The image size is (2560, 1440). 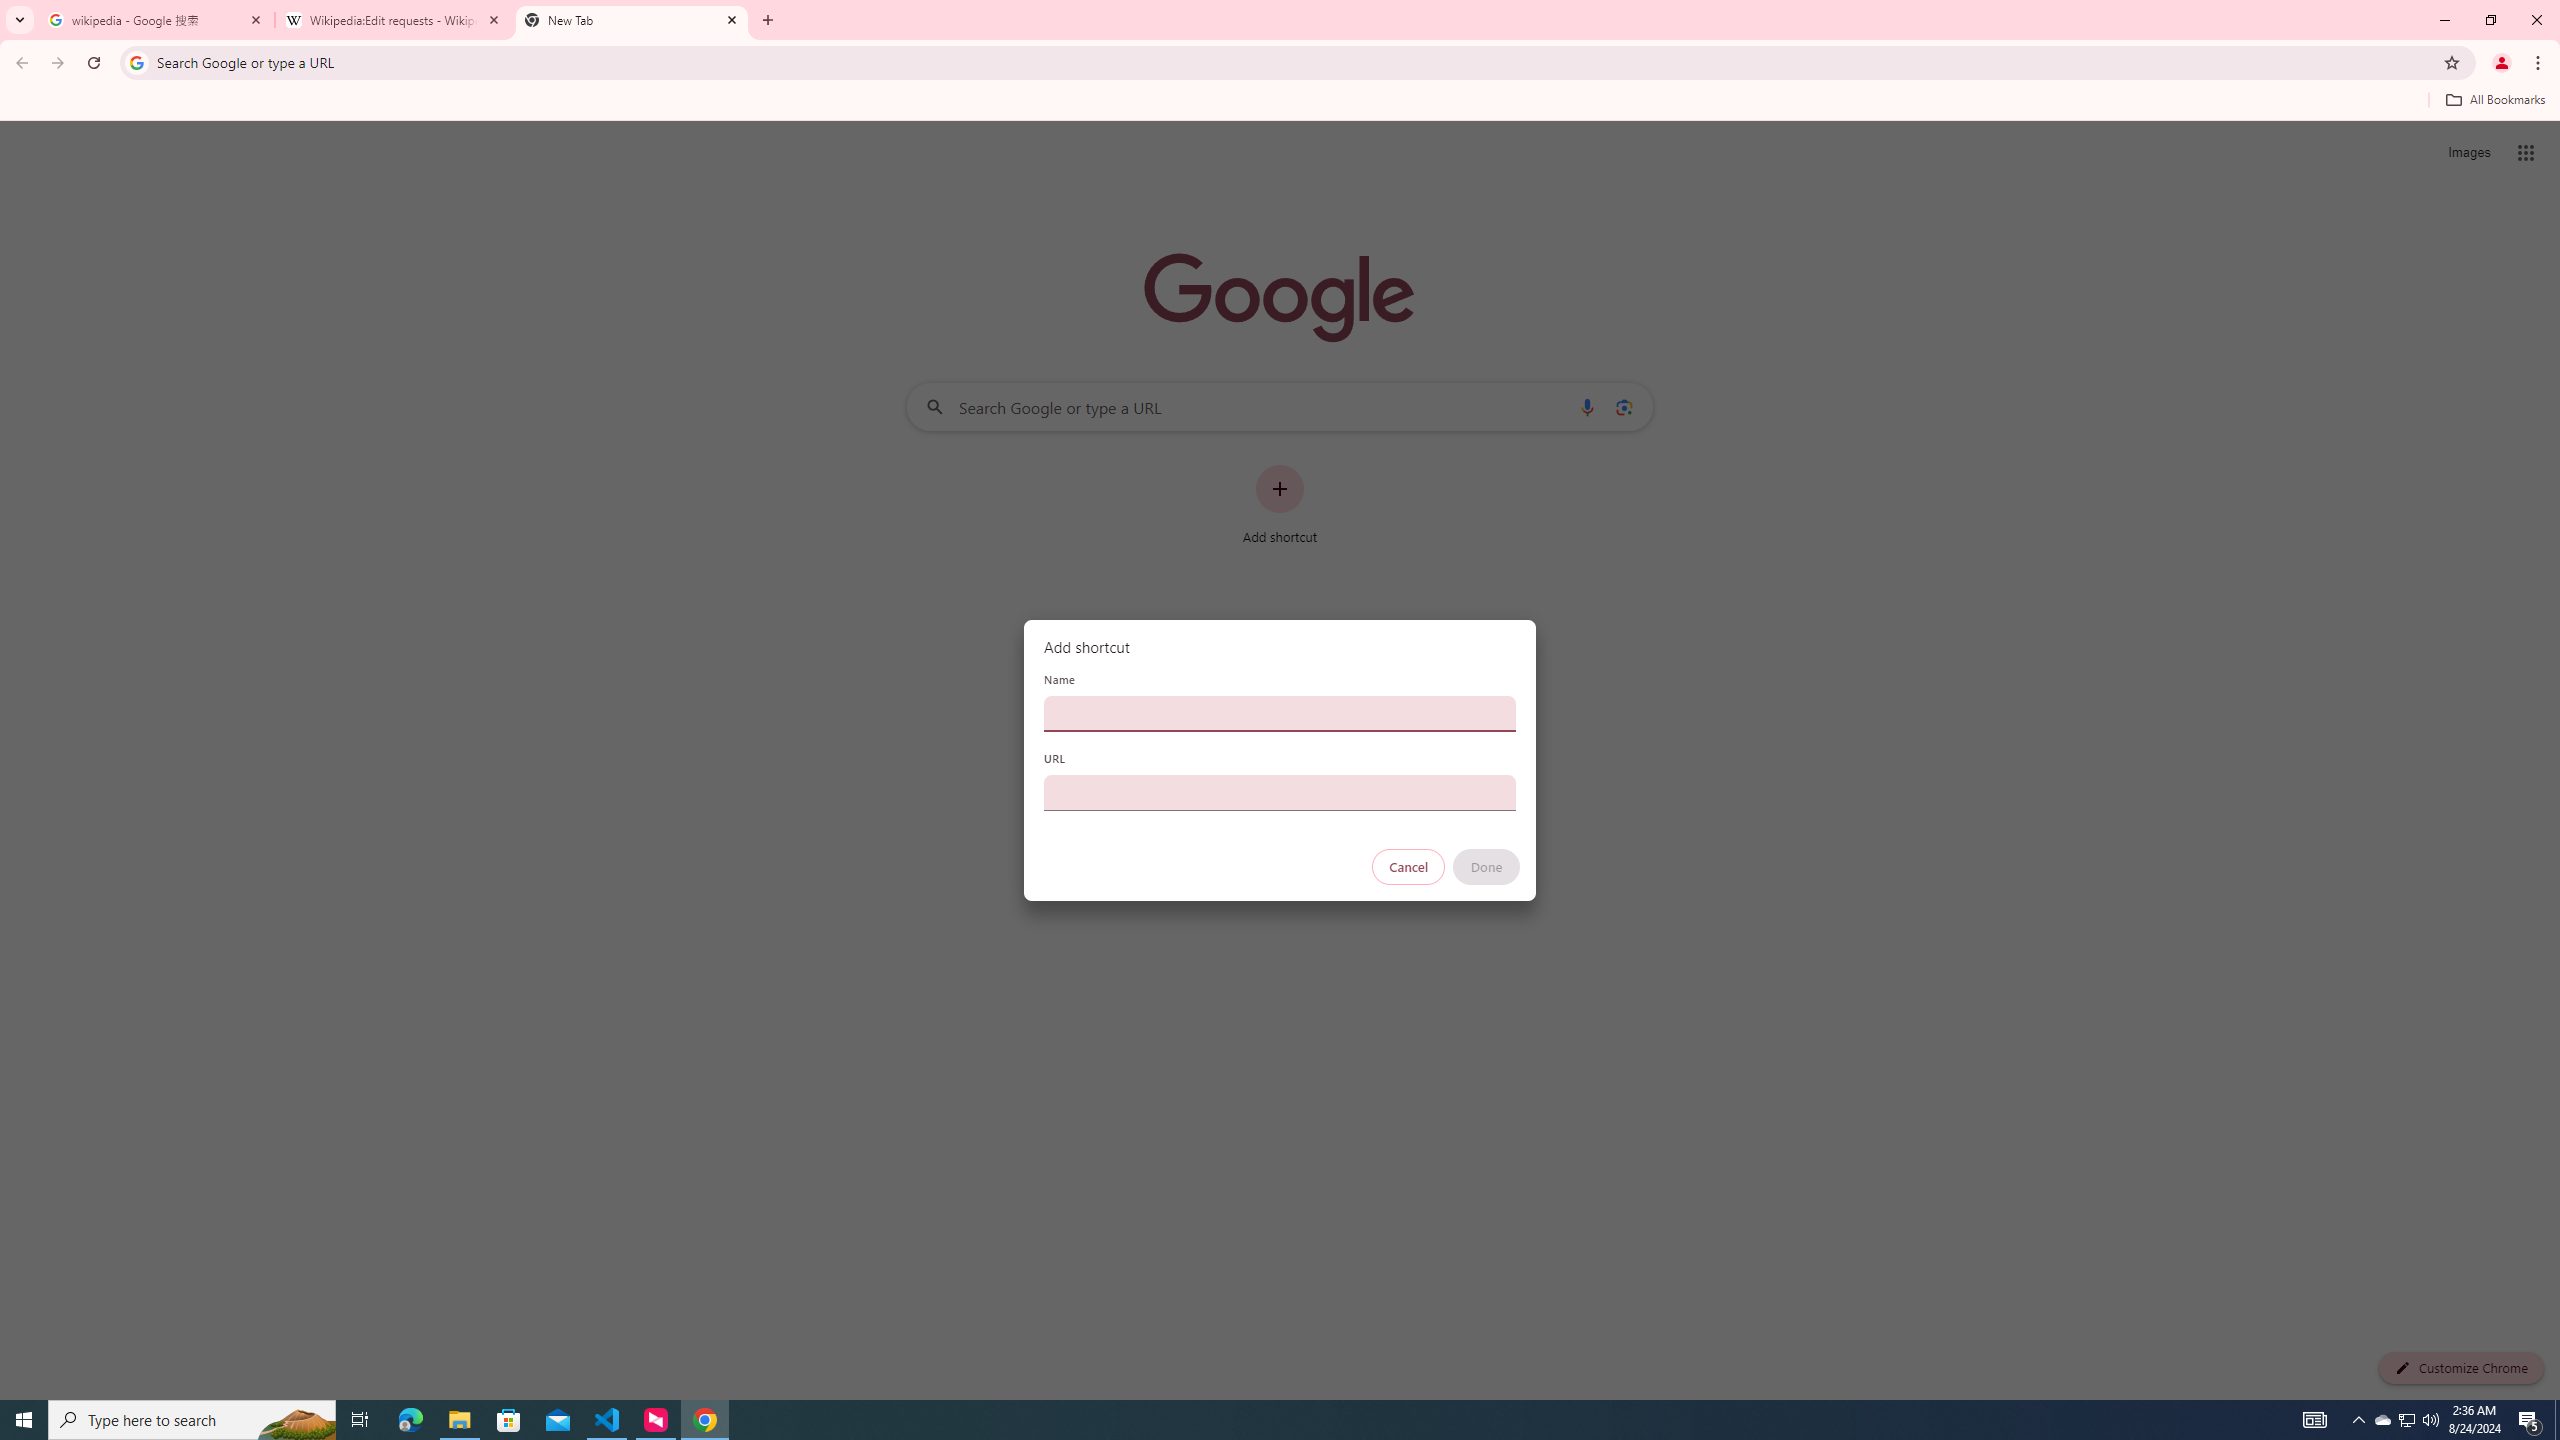 What do you see at coordinates (1280, 712) in the screenshot?
I see `'Name'` at bounding box center [1280, 712].